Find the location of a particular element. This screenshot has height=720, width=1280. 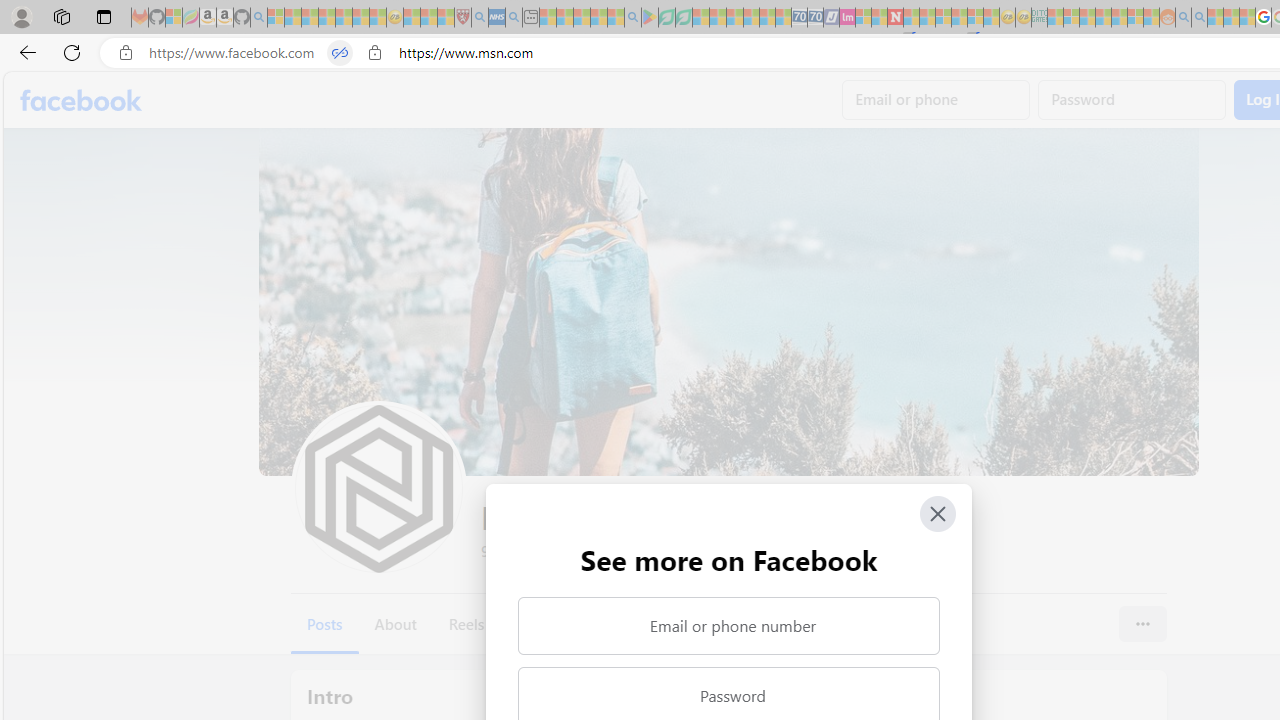

'Email or phone number' is located at coordinates (727, 625).